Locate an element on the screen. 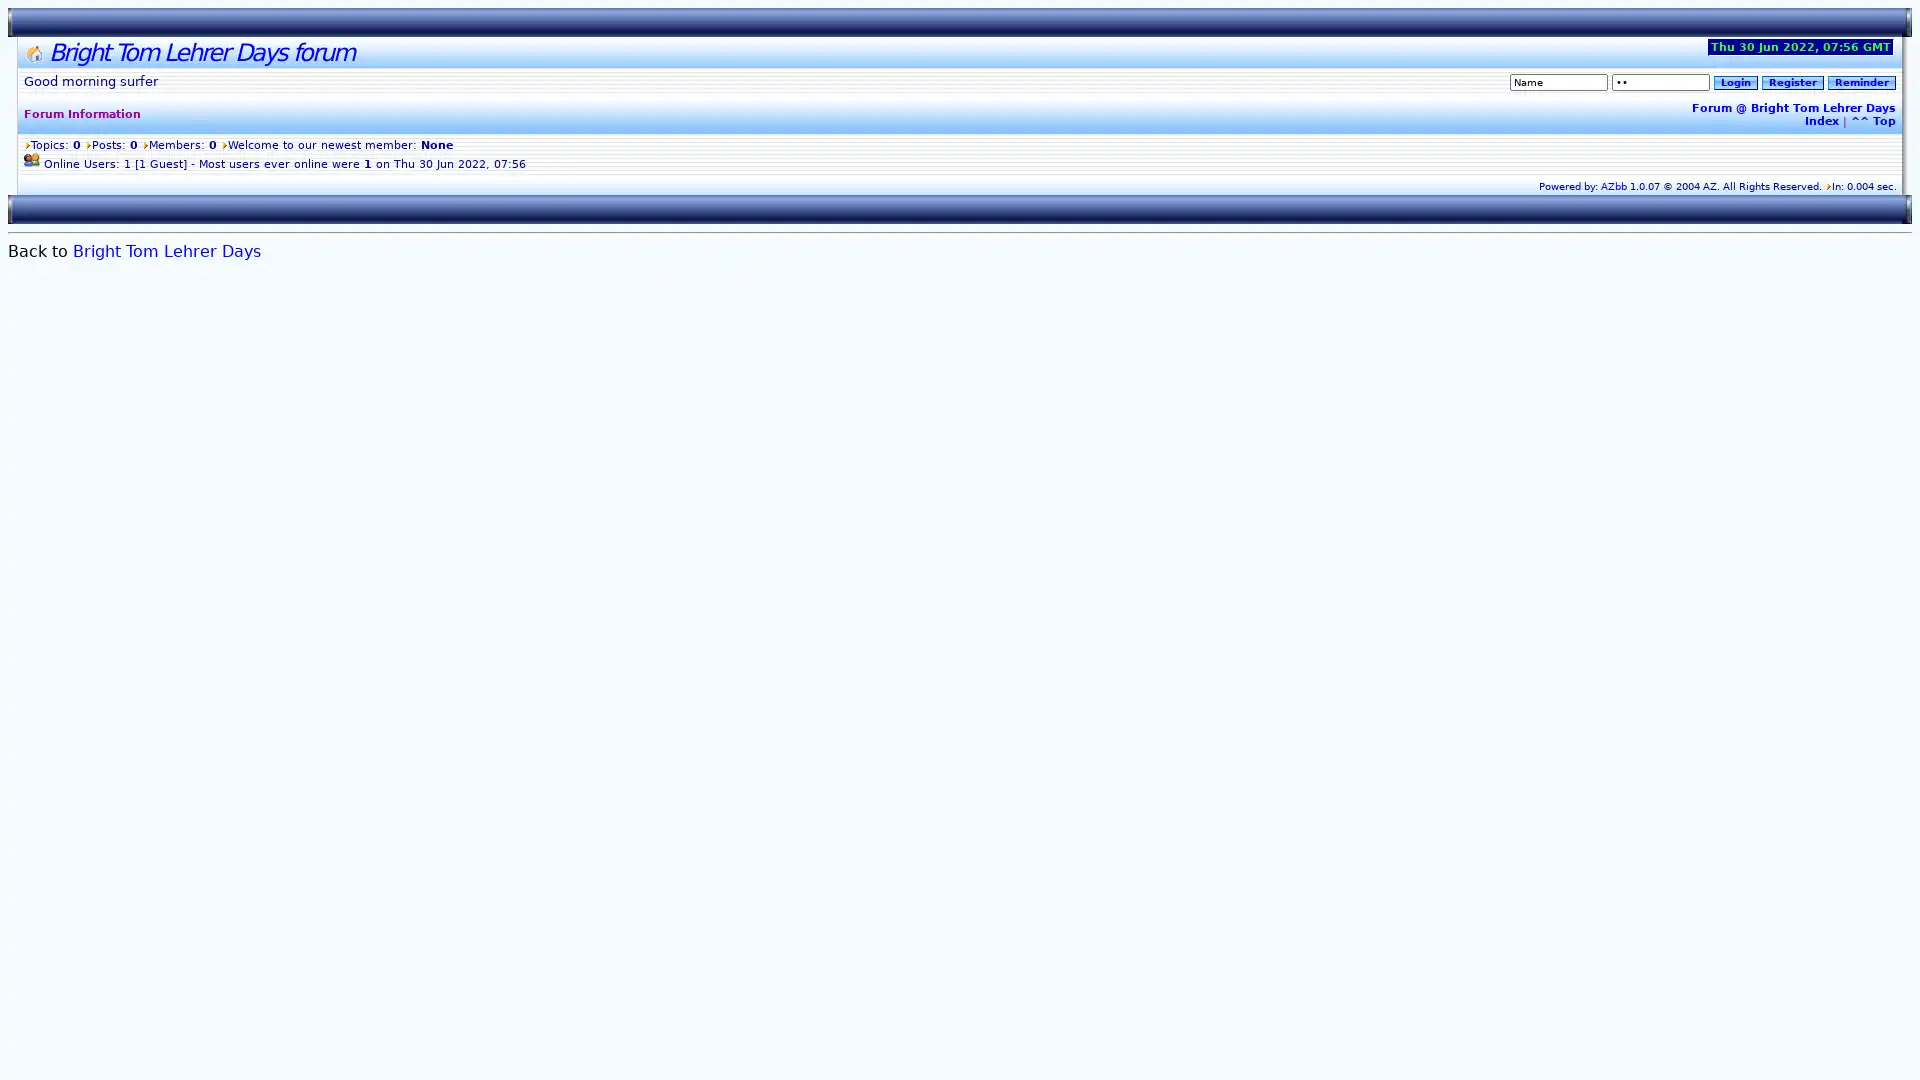  Register is located at coordinates (1793, 80).